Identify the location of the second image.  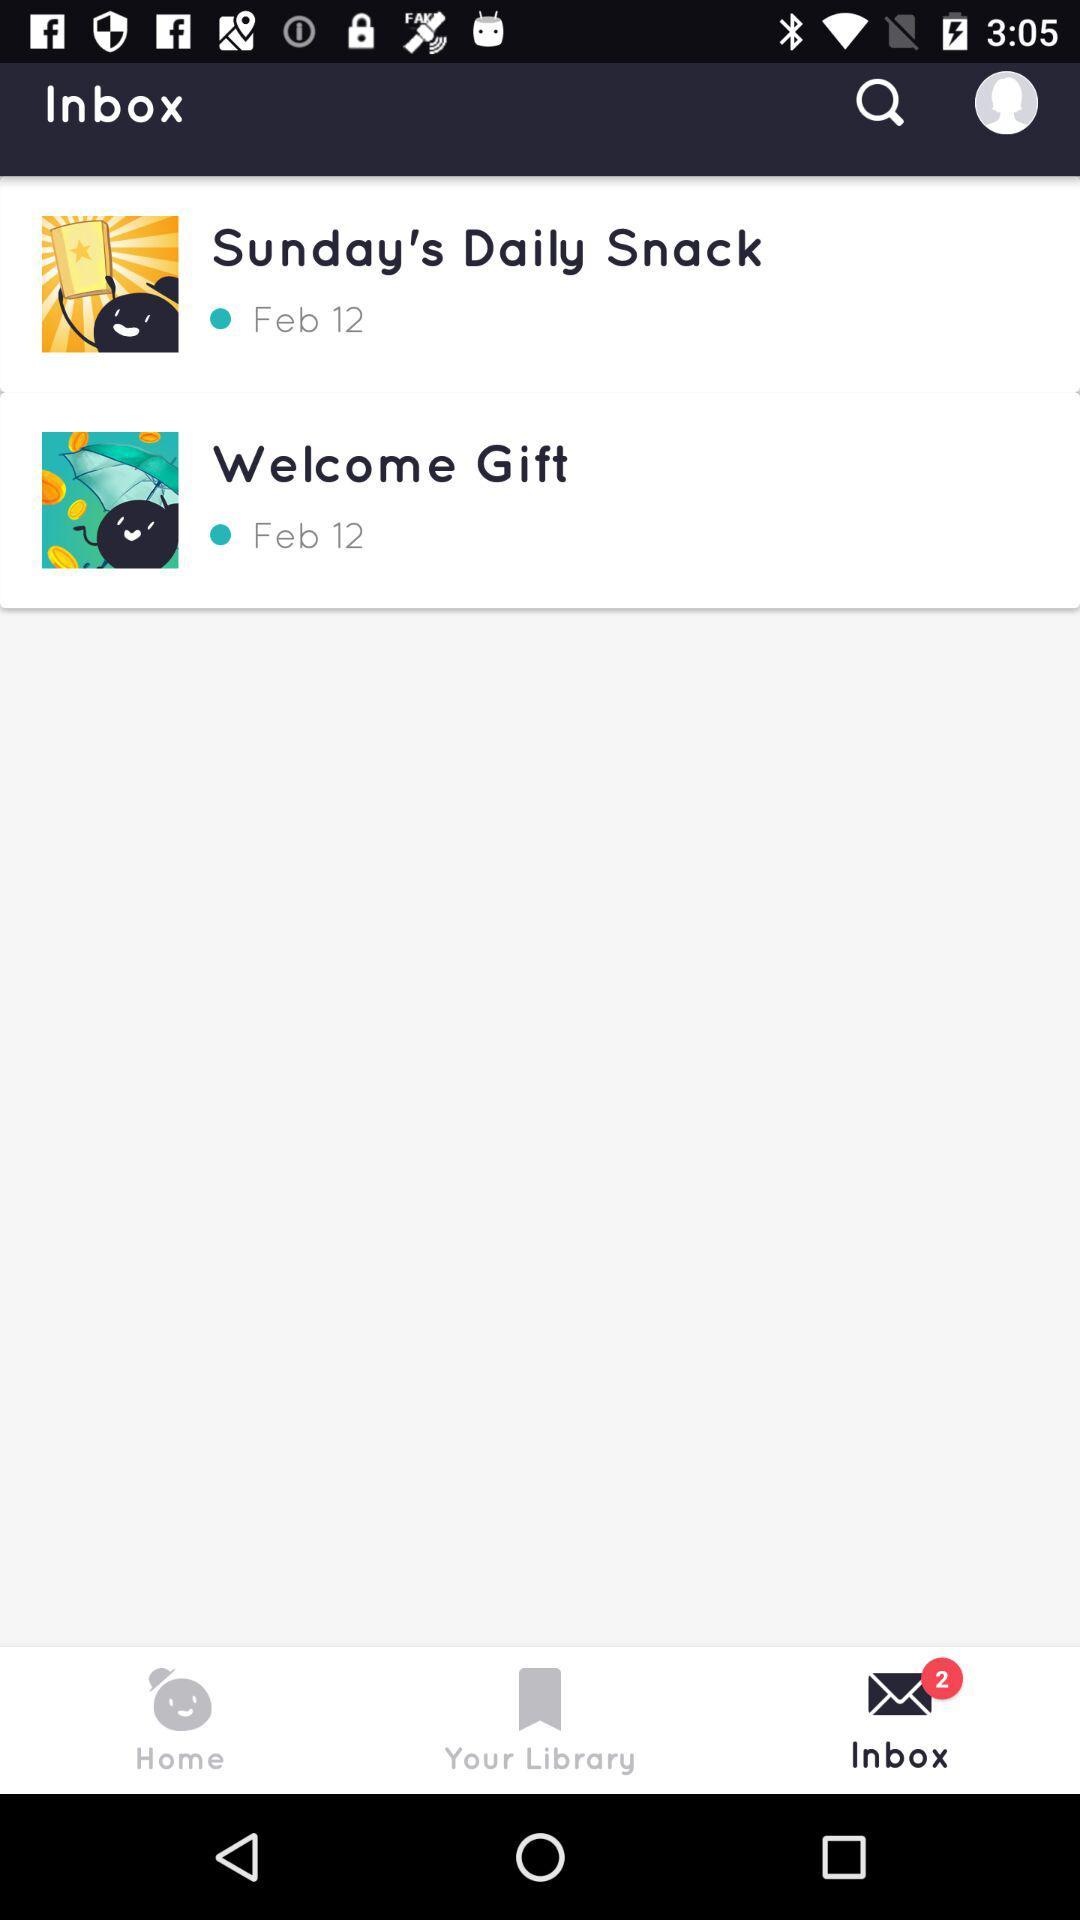
(110, 500).